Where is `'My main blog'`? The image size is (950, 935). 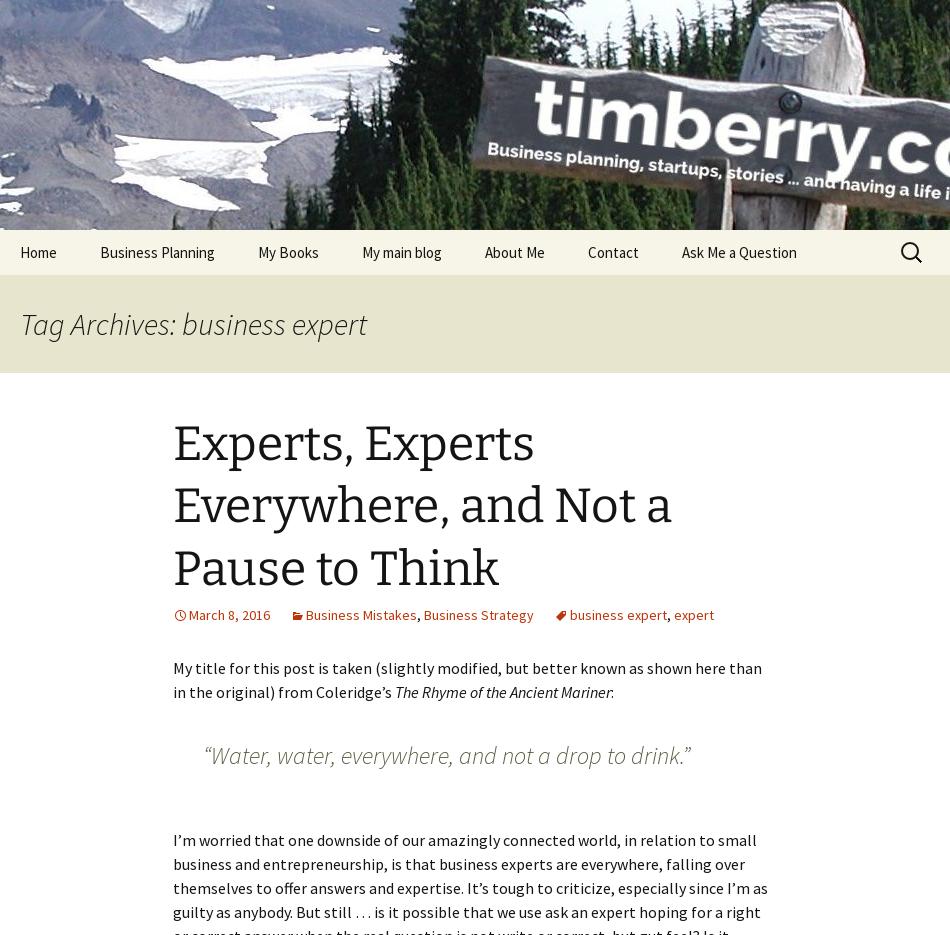 'My main blog' is located at coordinates (401, 252).